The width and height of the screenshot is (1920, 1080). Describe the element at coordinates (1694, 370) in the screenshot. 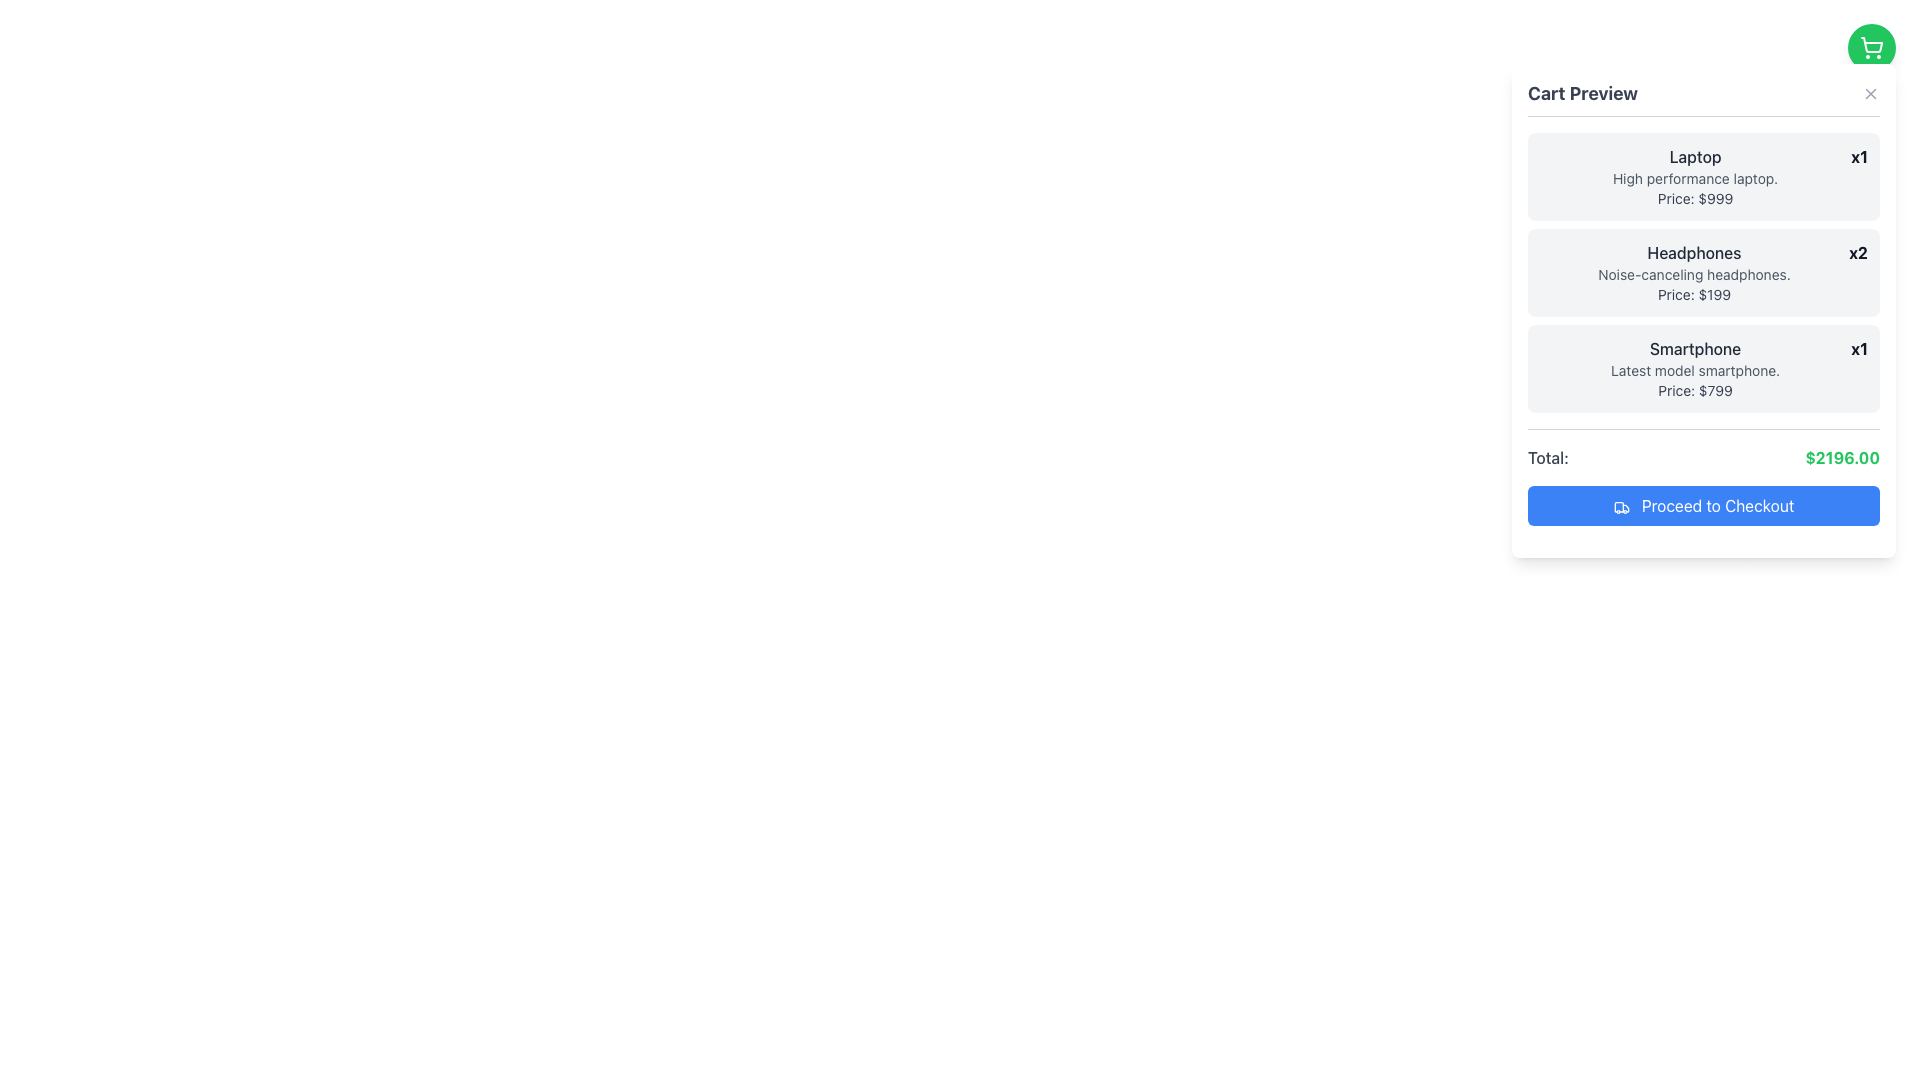

I see `the text label reading 'Latest model smartphone.' which is styled in gray and positioned between the title 'Smartphone' and the price 'Price: $799' in the cart preview` at that location.